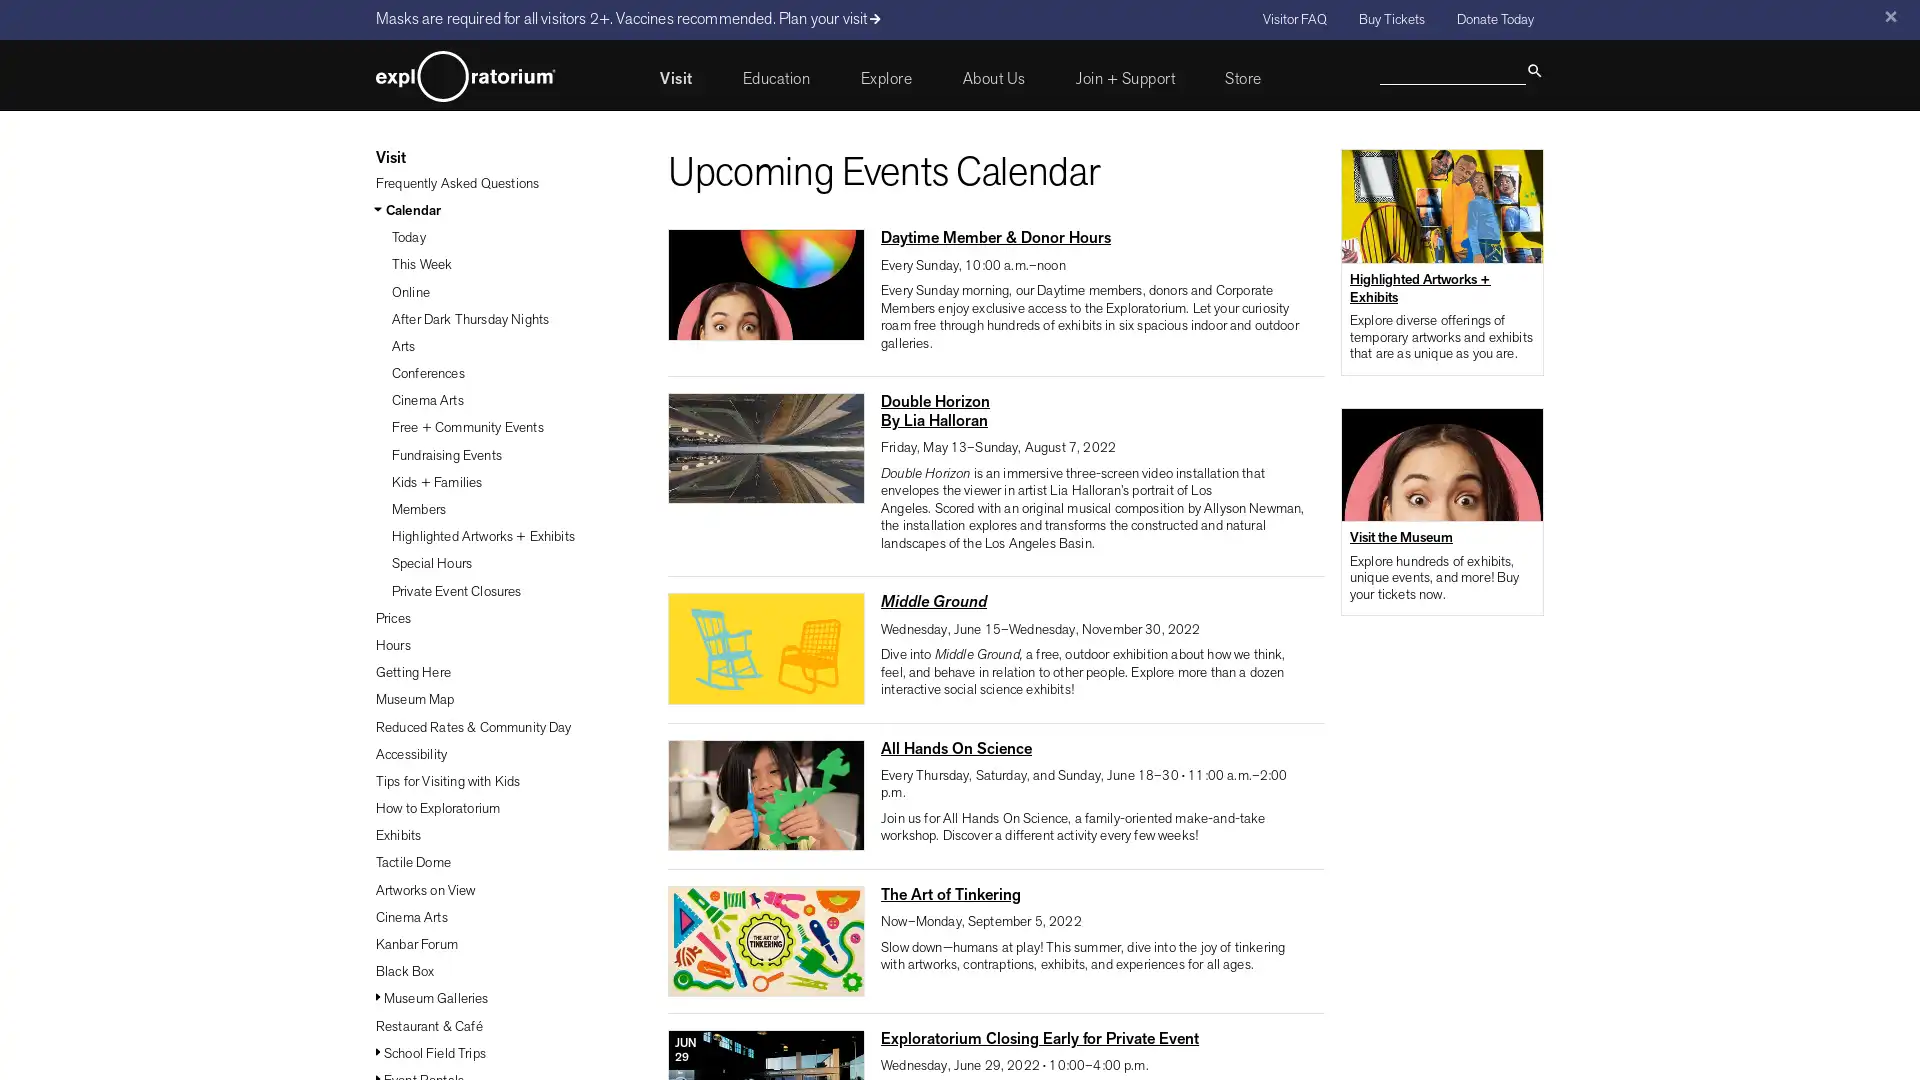 This screenshot has width=1920, height=1080. What do you see at coordinates (1533, 68) in the screenshot?
I see `submit` at bounding box center [1533, 68].